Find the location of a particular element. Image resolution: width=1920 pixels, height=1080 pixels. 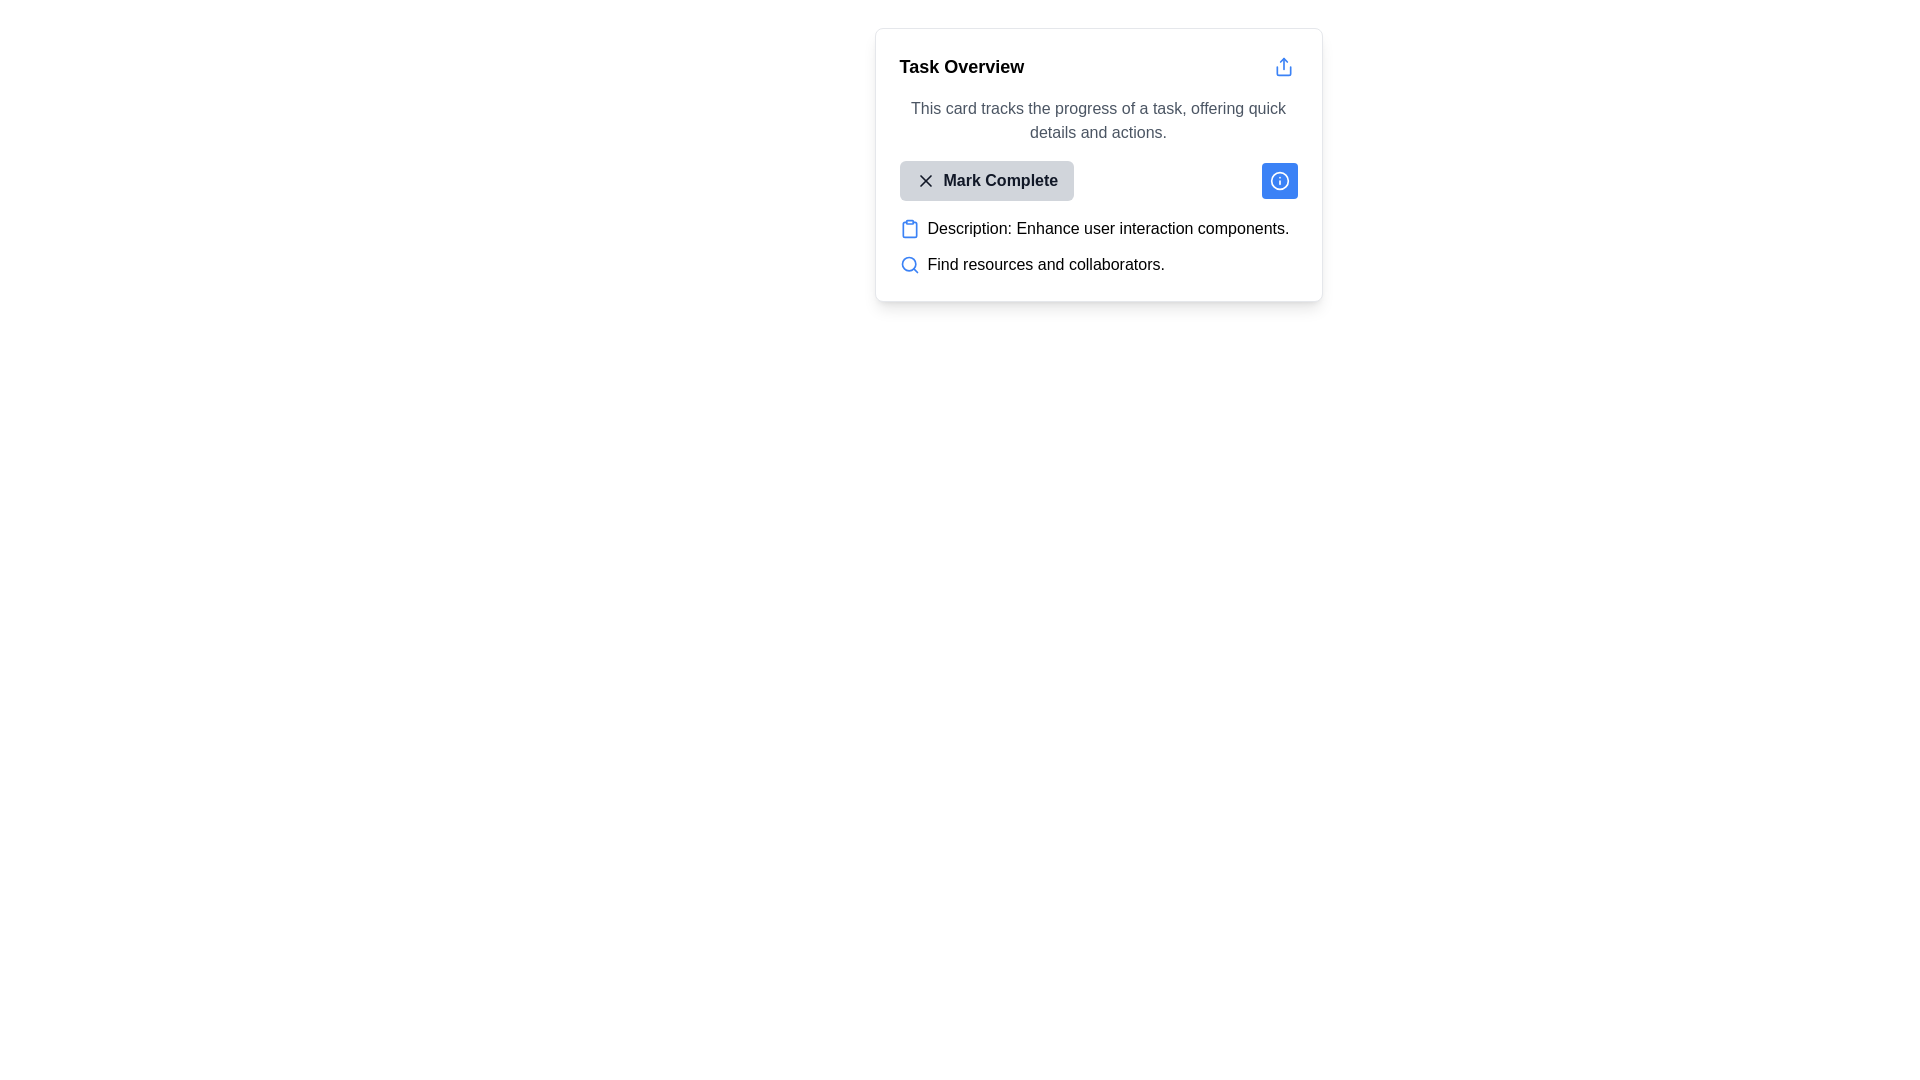

the blue magnifying glass icon located to the left of the text 'Find resources and collaborators' in the top-right section of the 'Task Overview' card is located at coordinates (908, 264).